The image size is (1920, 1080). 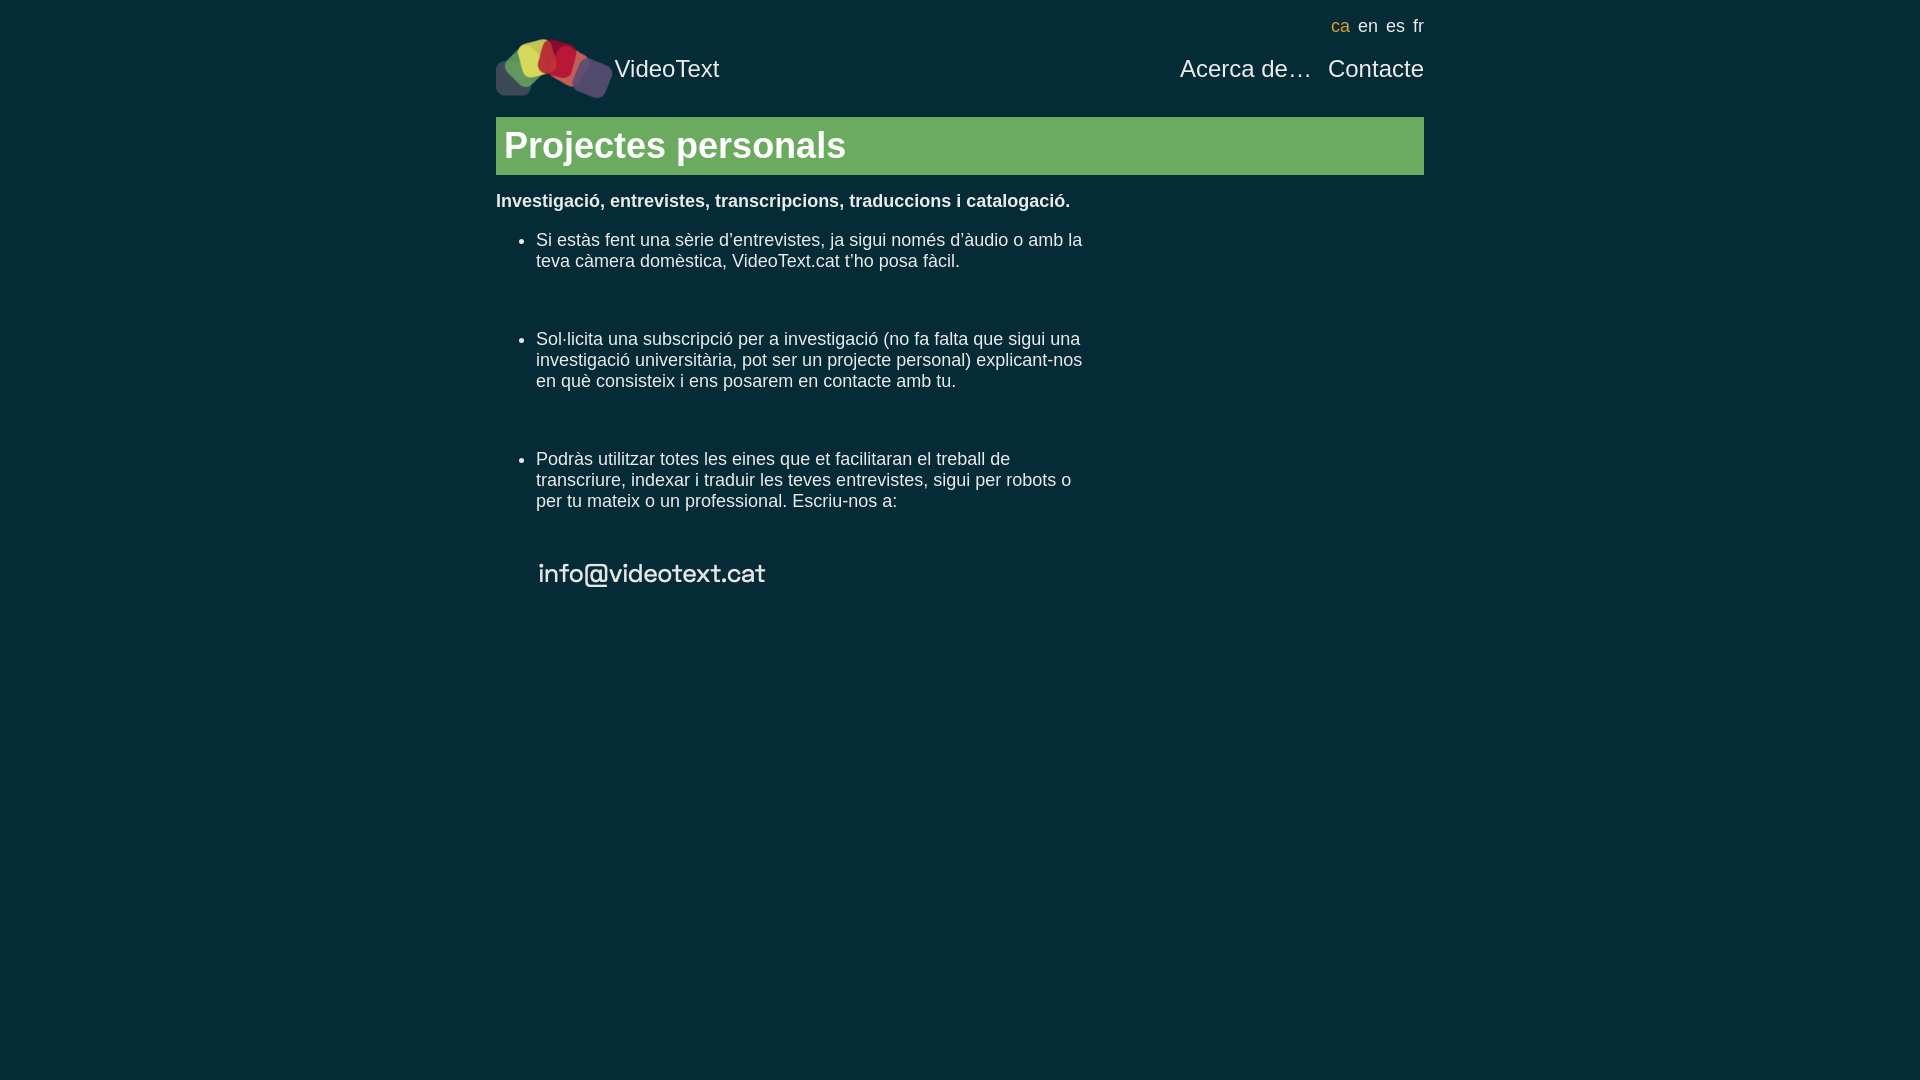 What do you see at coordinates (1340, 26) in the screenshot?
I see `'ca'` at bounding box center [1340, 26].